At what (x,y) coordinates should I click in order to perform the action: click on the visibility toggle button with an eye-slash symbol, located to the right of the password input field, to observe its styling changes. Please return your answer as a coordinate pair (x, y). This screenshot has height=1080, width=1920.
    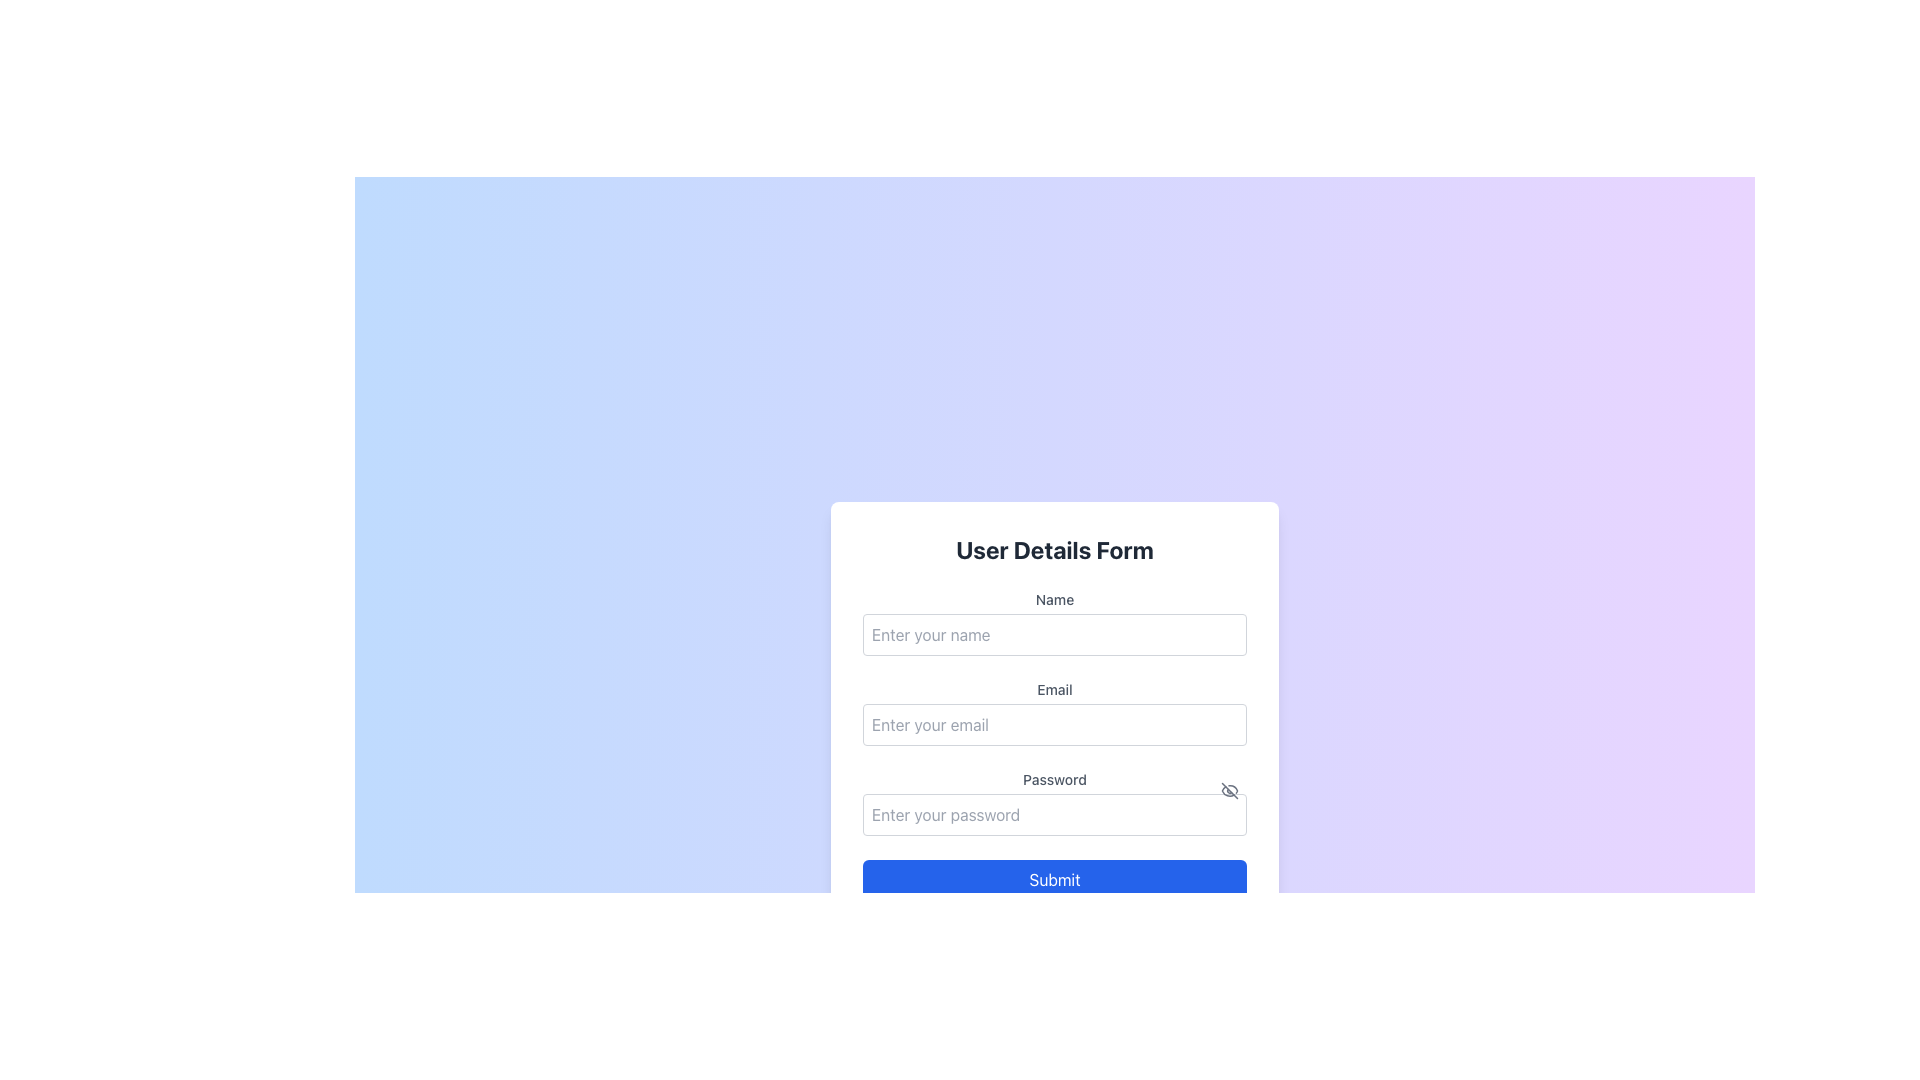
    Looking at the image, I should click on (1228, 789).